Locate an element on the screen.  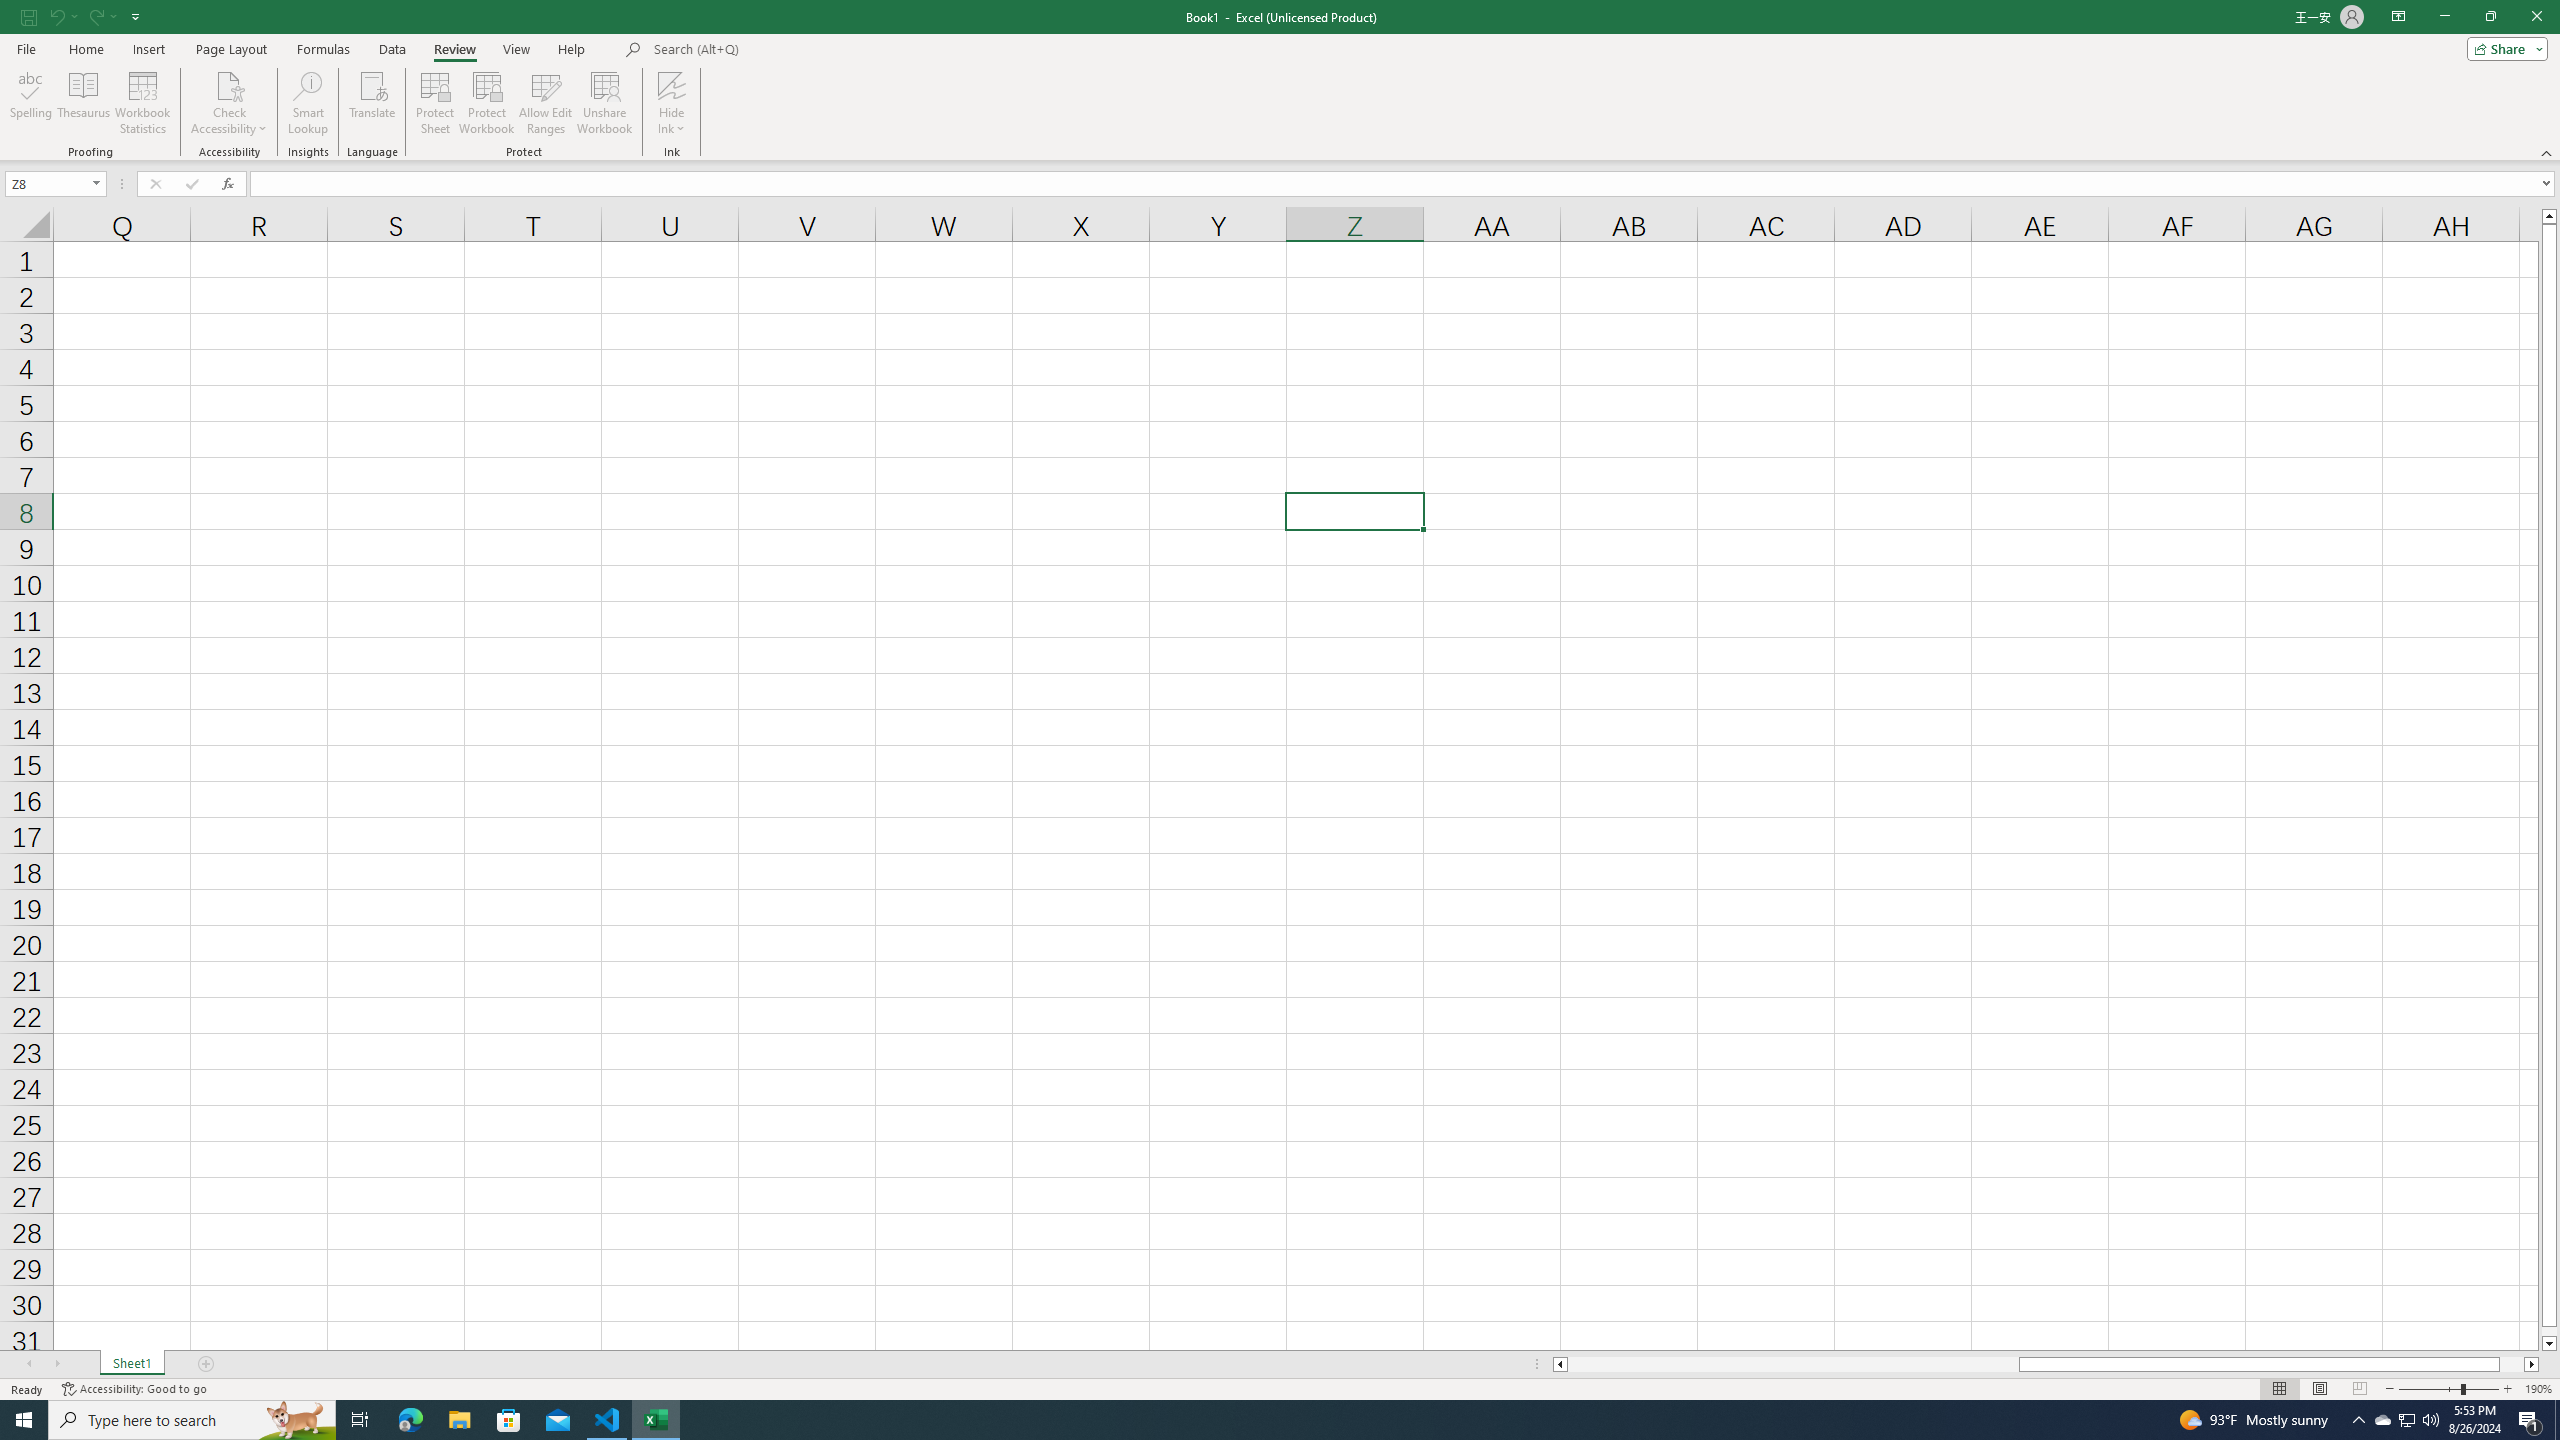
'Normal' is located at coordinates (2278, 1389).